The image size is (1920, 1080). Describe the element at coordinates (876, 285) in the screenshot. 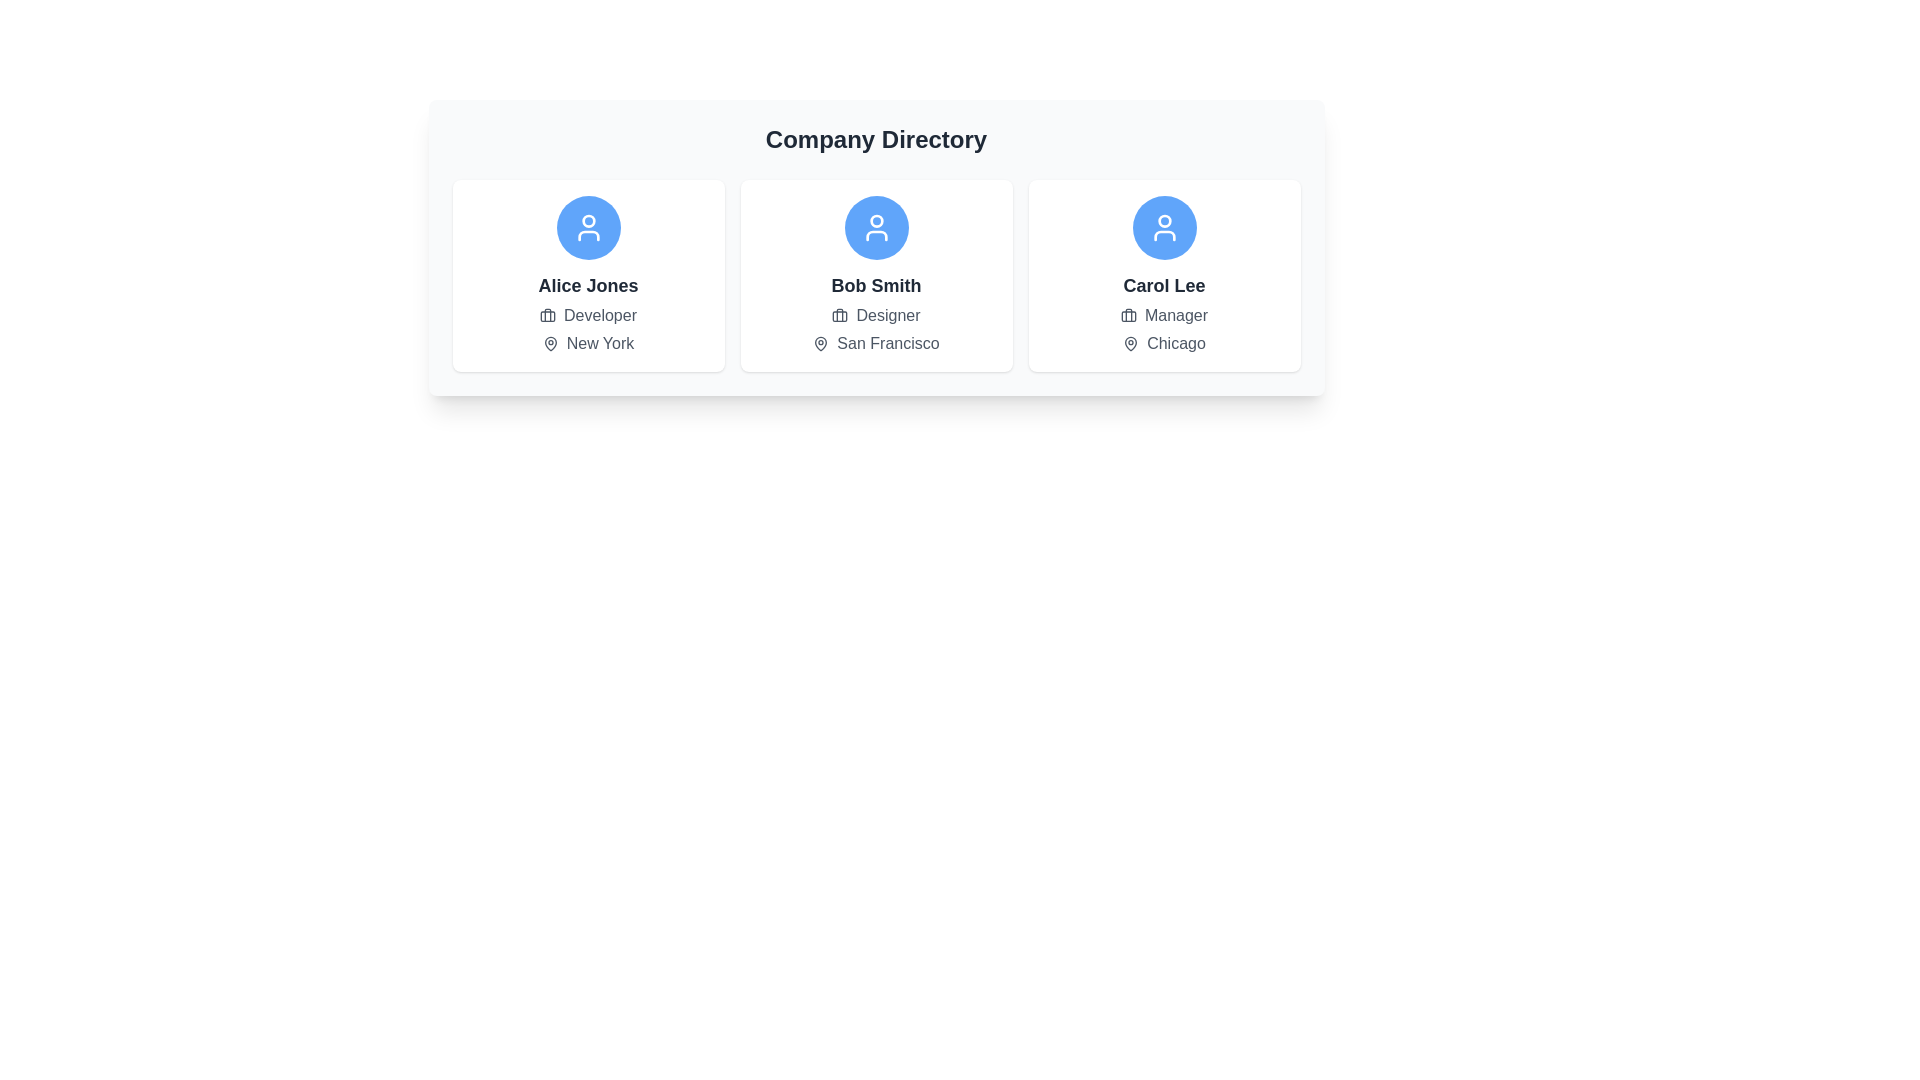

I see `the text label displaying 'Bob Smith', which serves as the primary identifier in the individual card layout` at that location.